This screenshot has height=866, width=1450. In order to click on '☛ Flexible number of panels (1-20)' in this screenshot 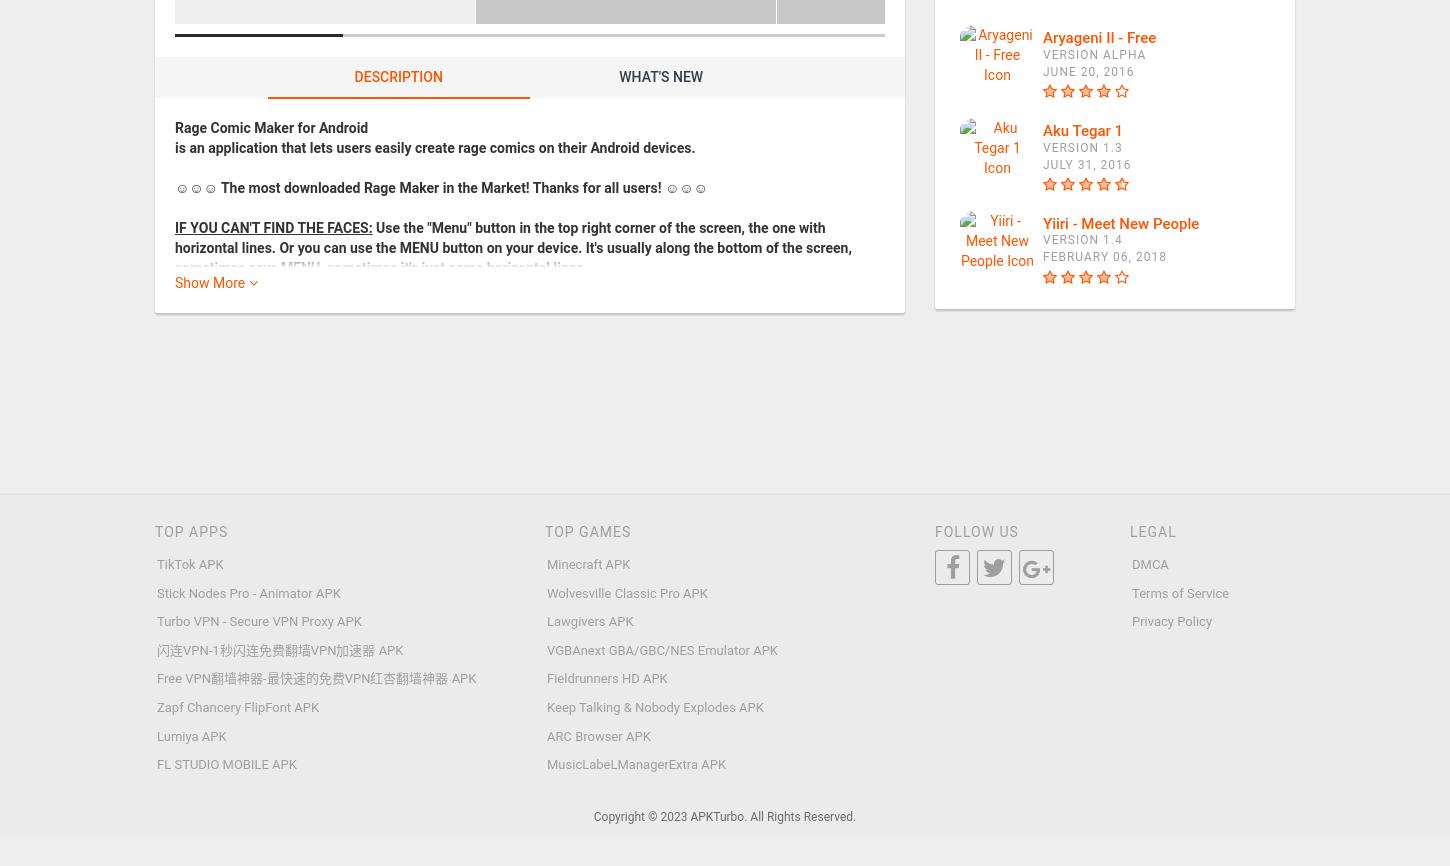, I will do `click(174, 566)`.